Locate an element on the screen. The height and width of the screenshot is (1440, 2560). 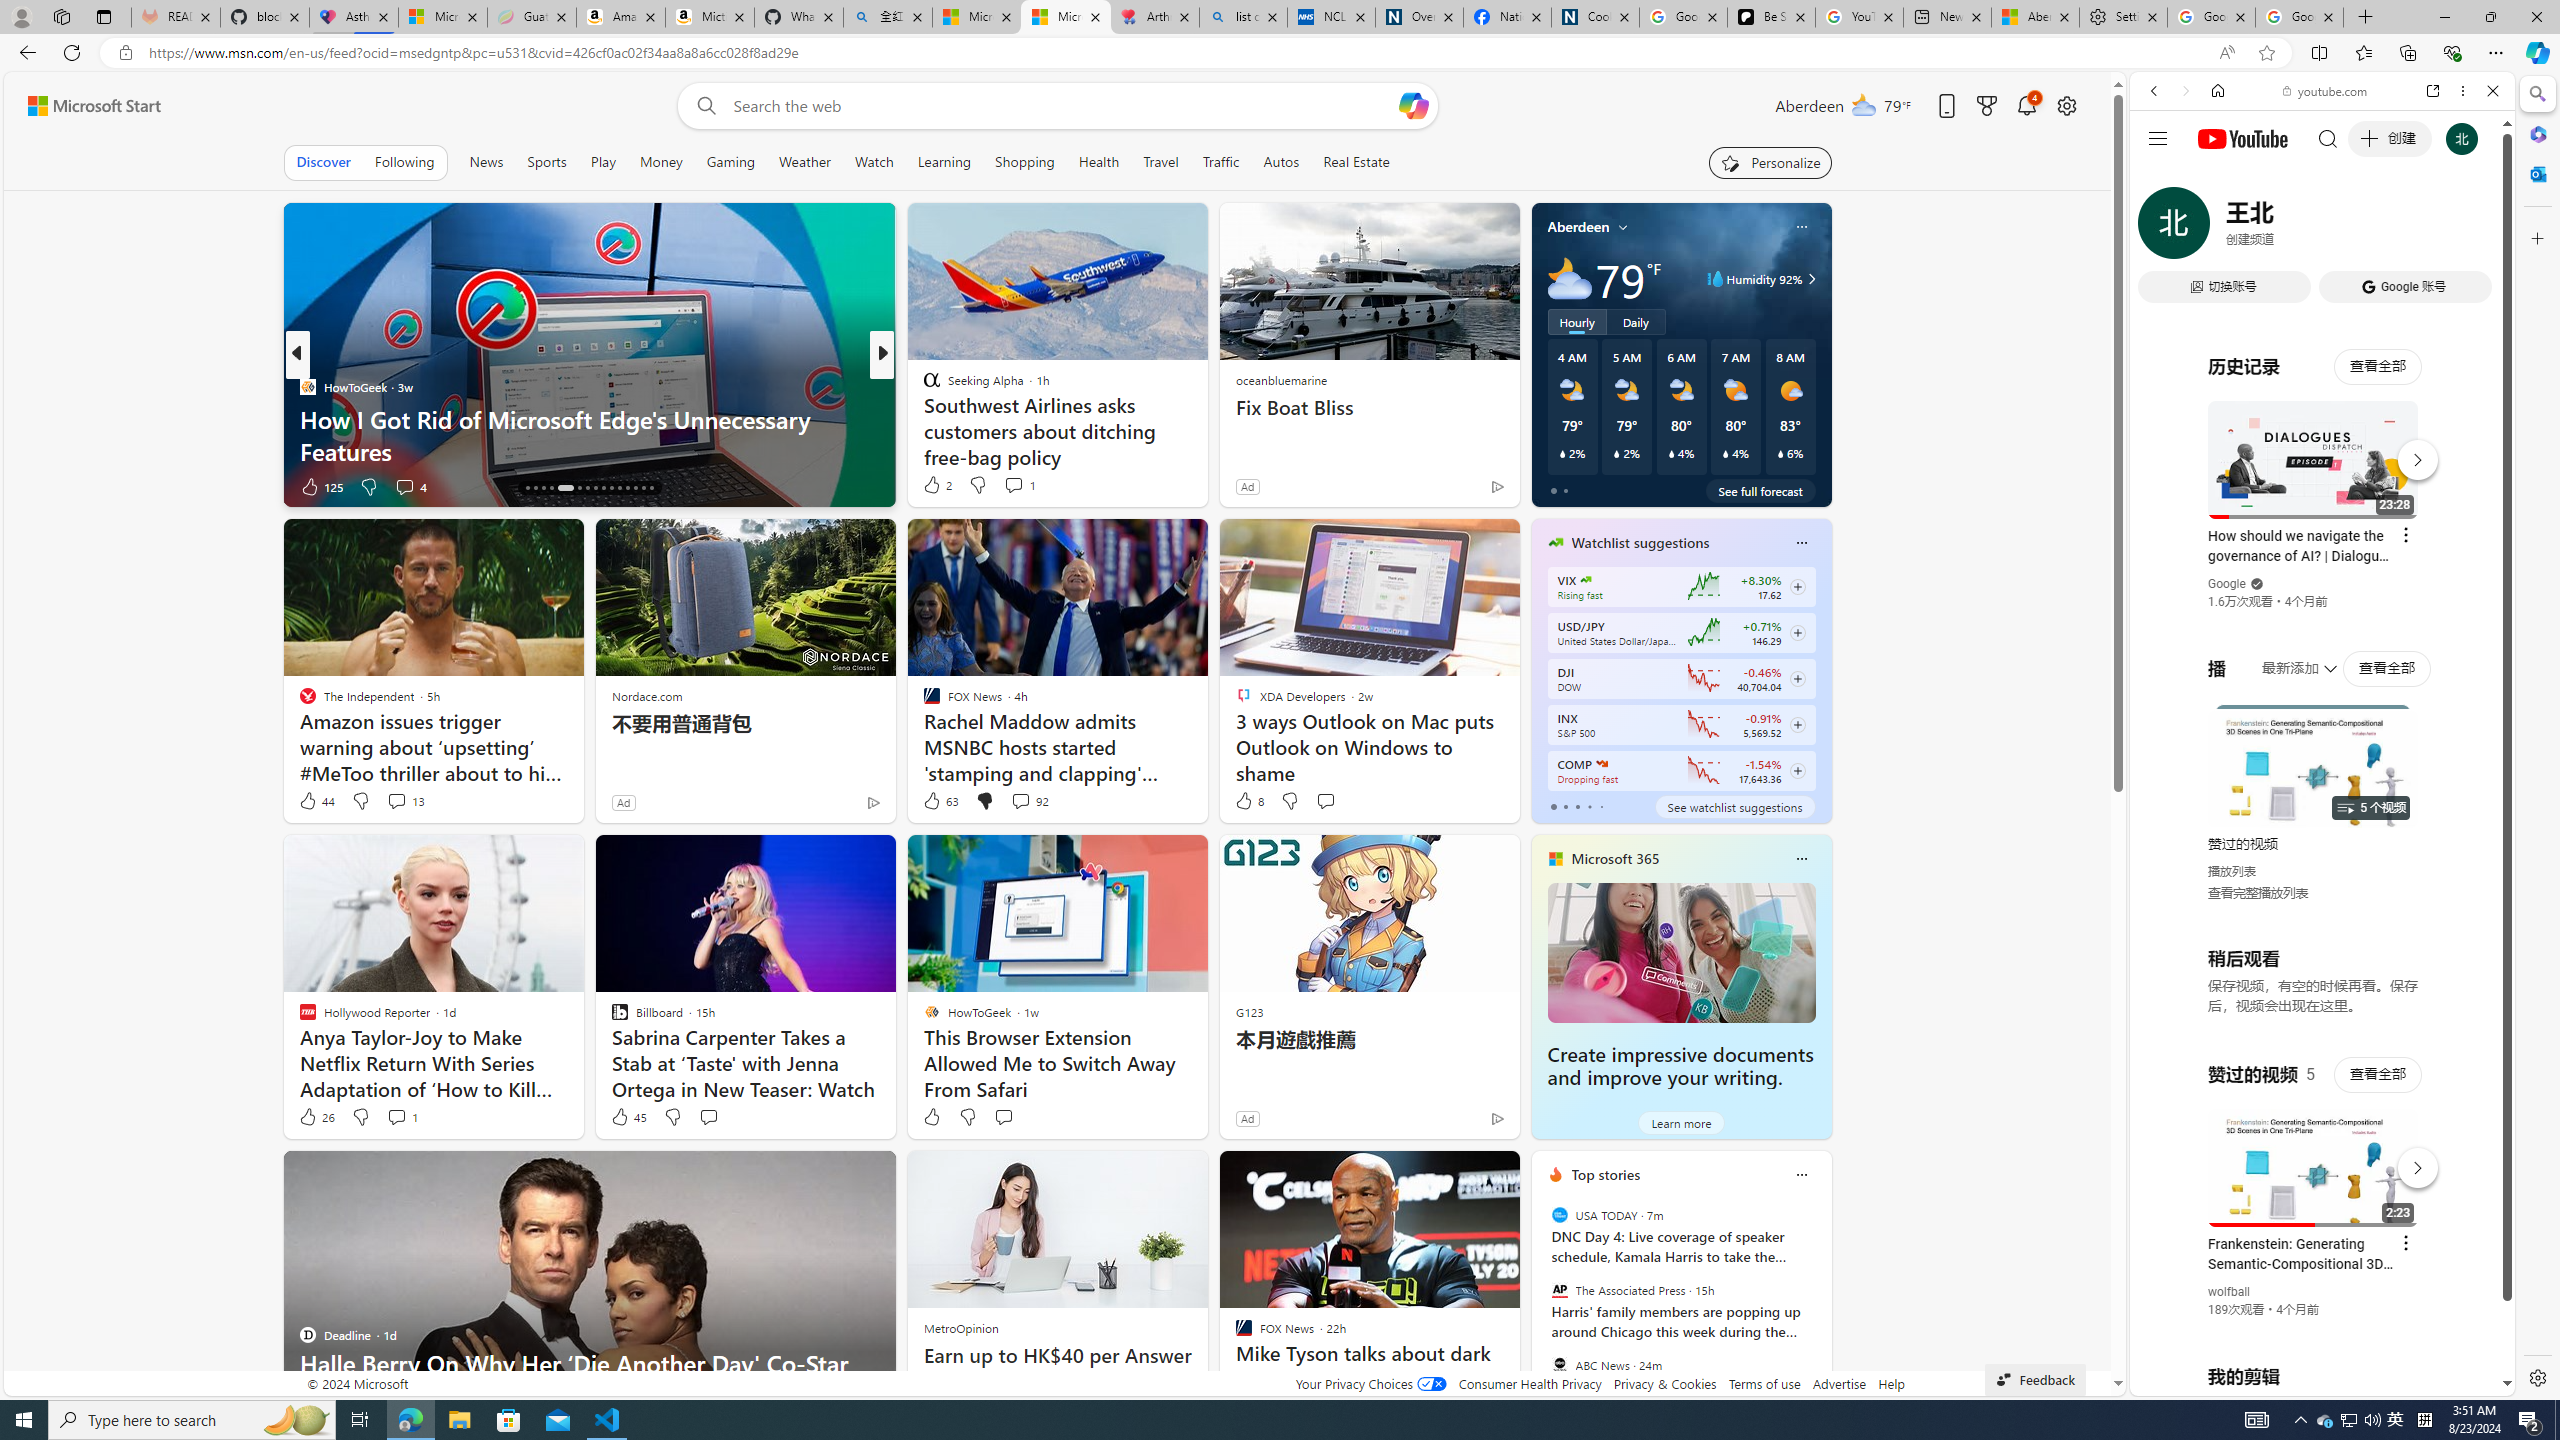
'The Washington Post' is located at coordinates (921, 386).